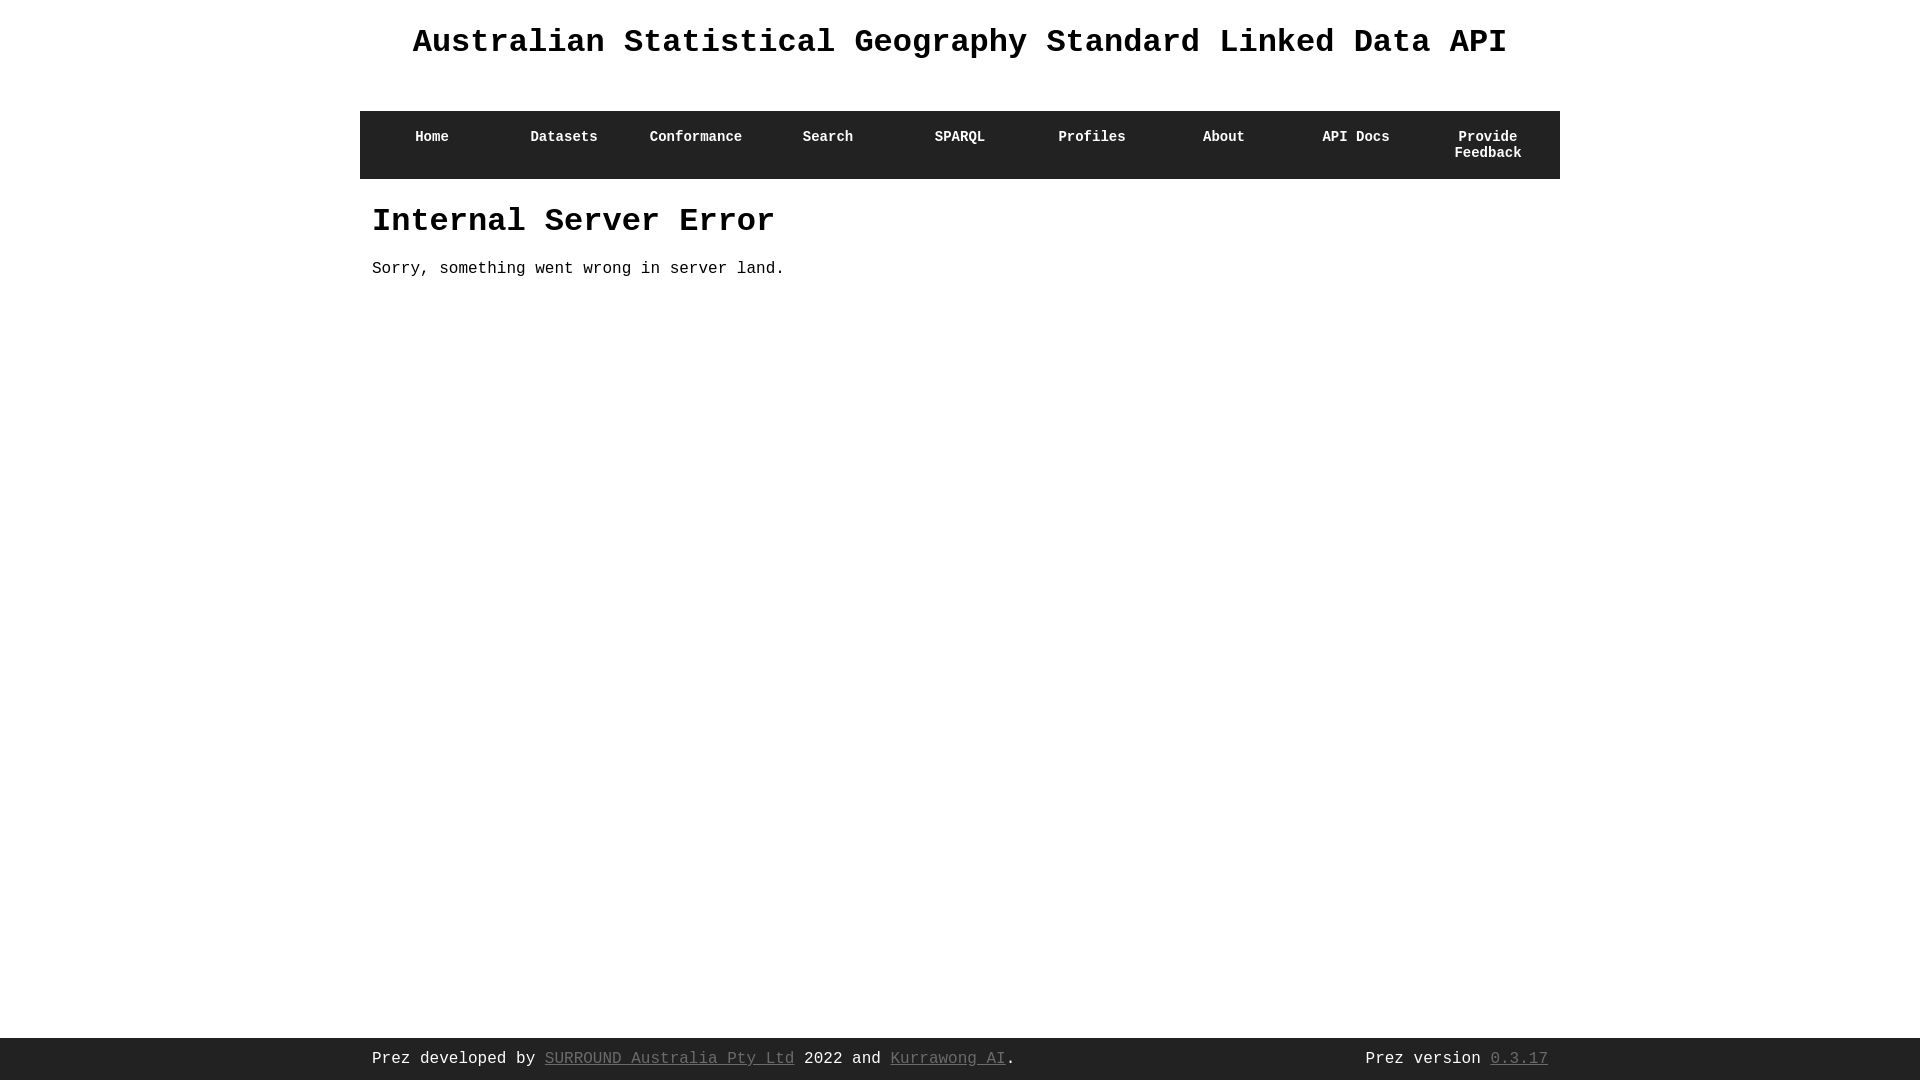 The width and height of the screenshot is (1920, 1080). I want to click on 'Kurrawong AI', so click(888, 1058).